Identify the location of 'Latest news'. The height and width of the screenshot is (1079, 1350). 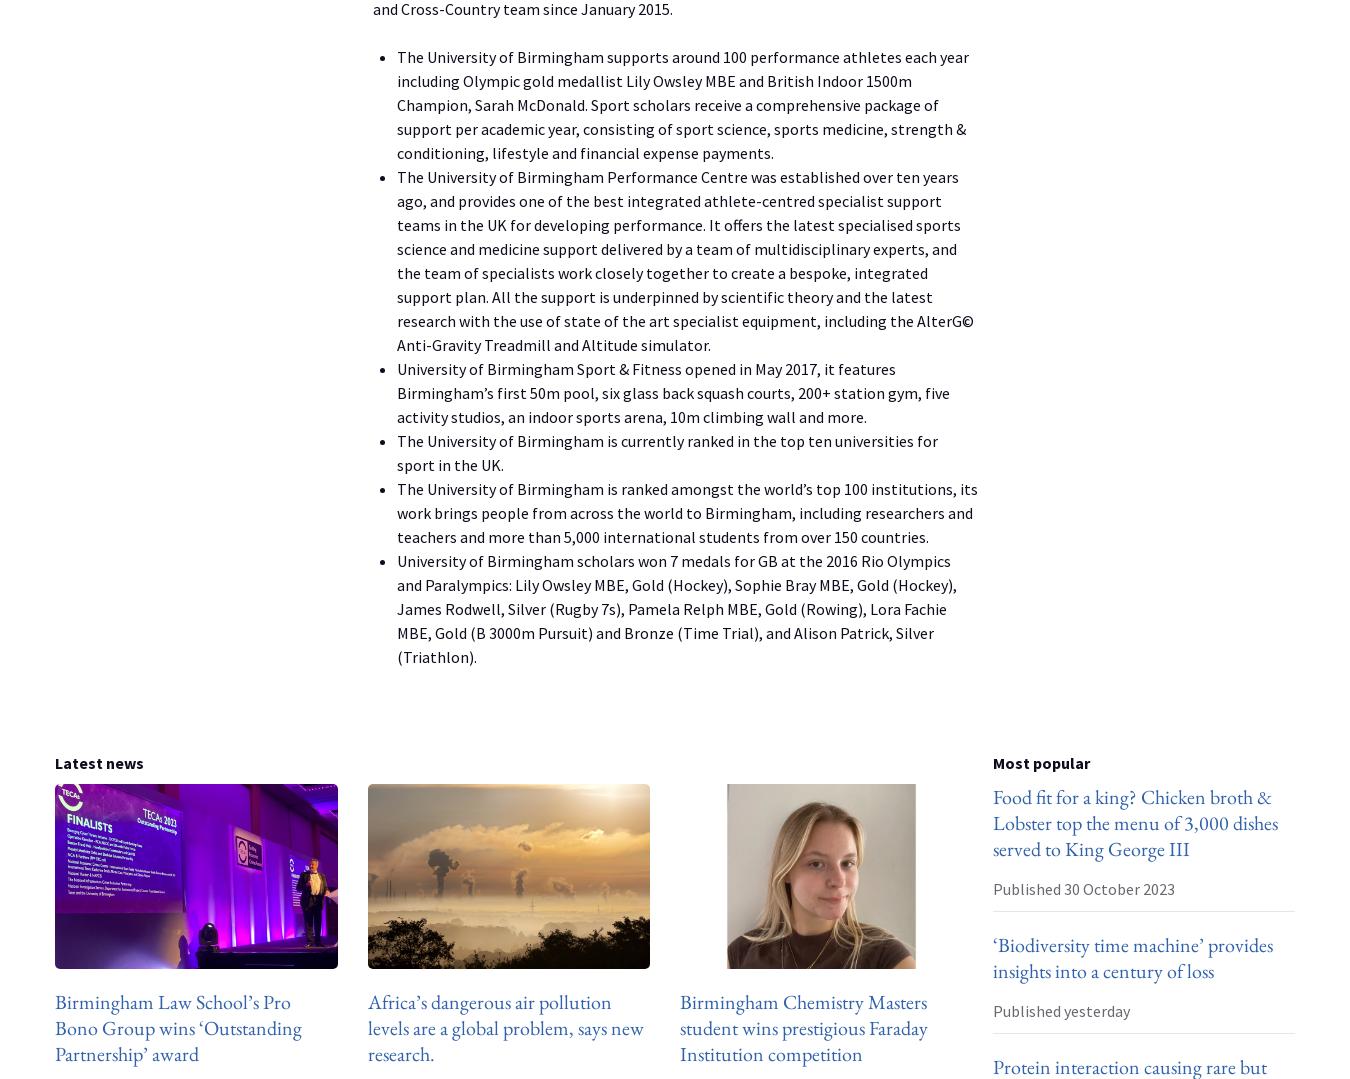
(98, 762).